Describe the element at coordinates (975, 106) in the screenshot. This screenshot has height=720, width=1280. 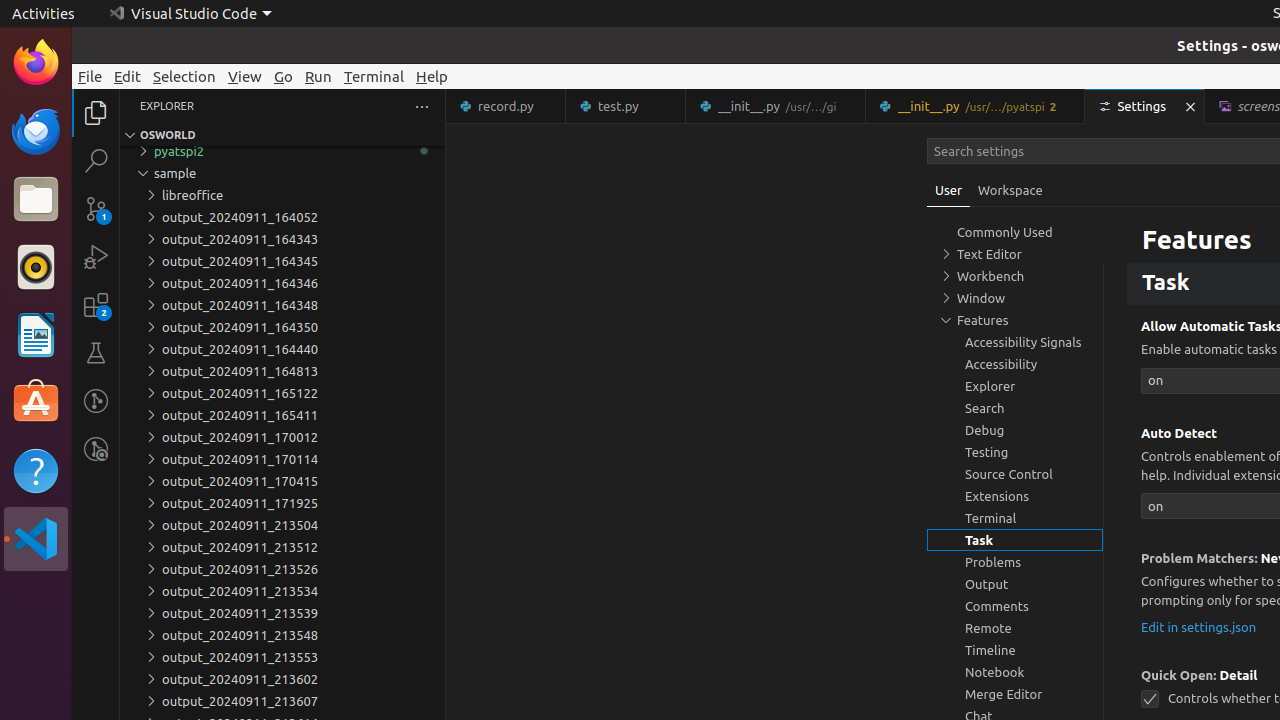
I see `'__init__.py'` at that location.